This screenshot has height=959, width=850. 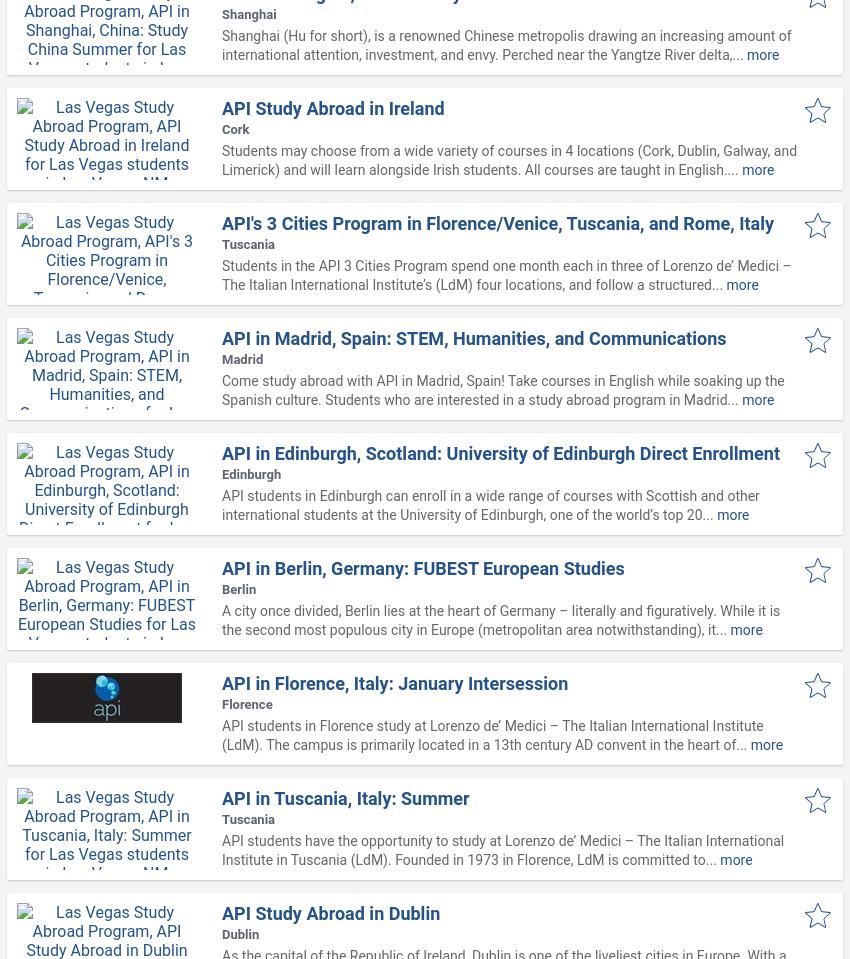 What do you see at coordinates (422, 567) in the screenshot?
I see `'API in Berlin, Germany: FUBEST European Studies'` at bounding box center [422, 567].